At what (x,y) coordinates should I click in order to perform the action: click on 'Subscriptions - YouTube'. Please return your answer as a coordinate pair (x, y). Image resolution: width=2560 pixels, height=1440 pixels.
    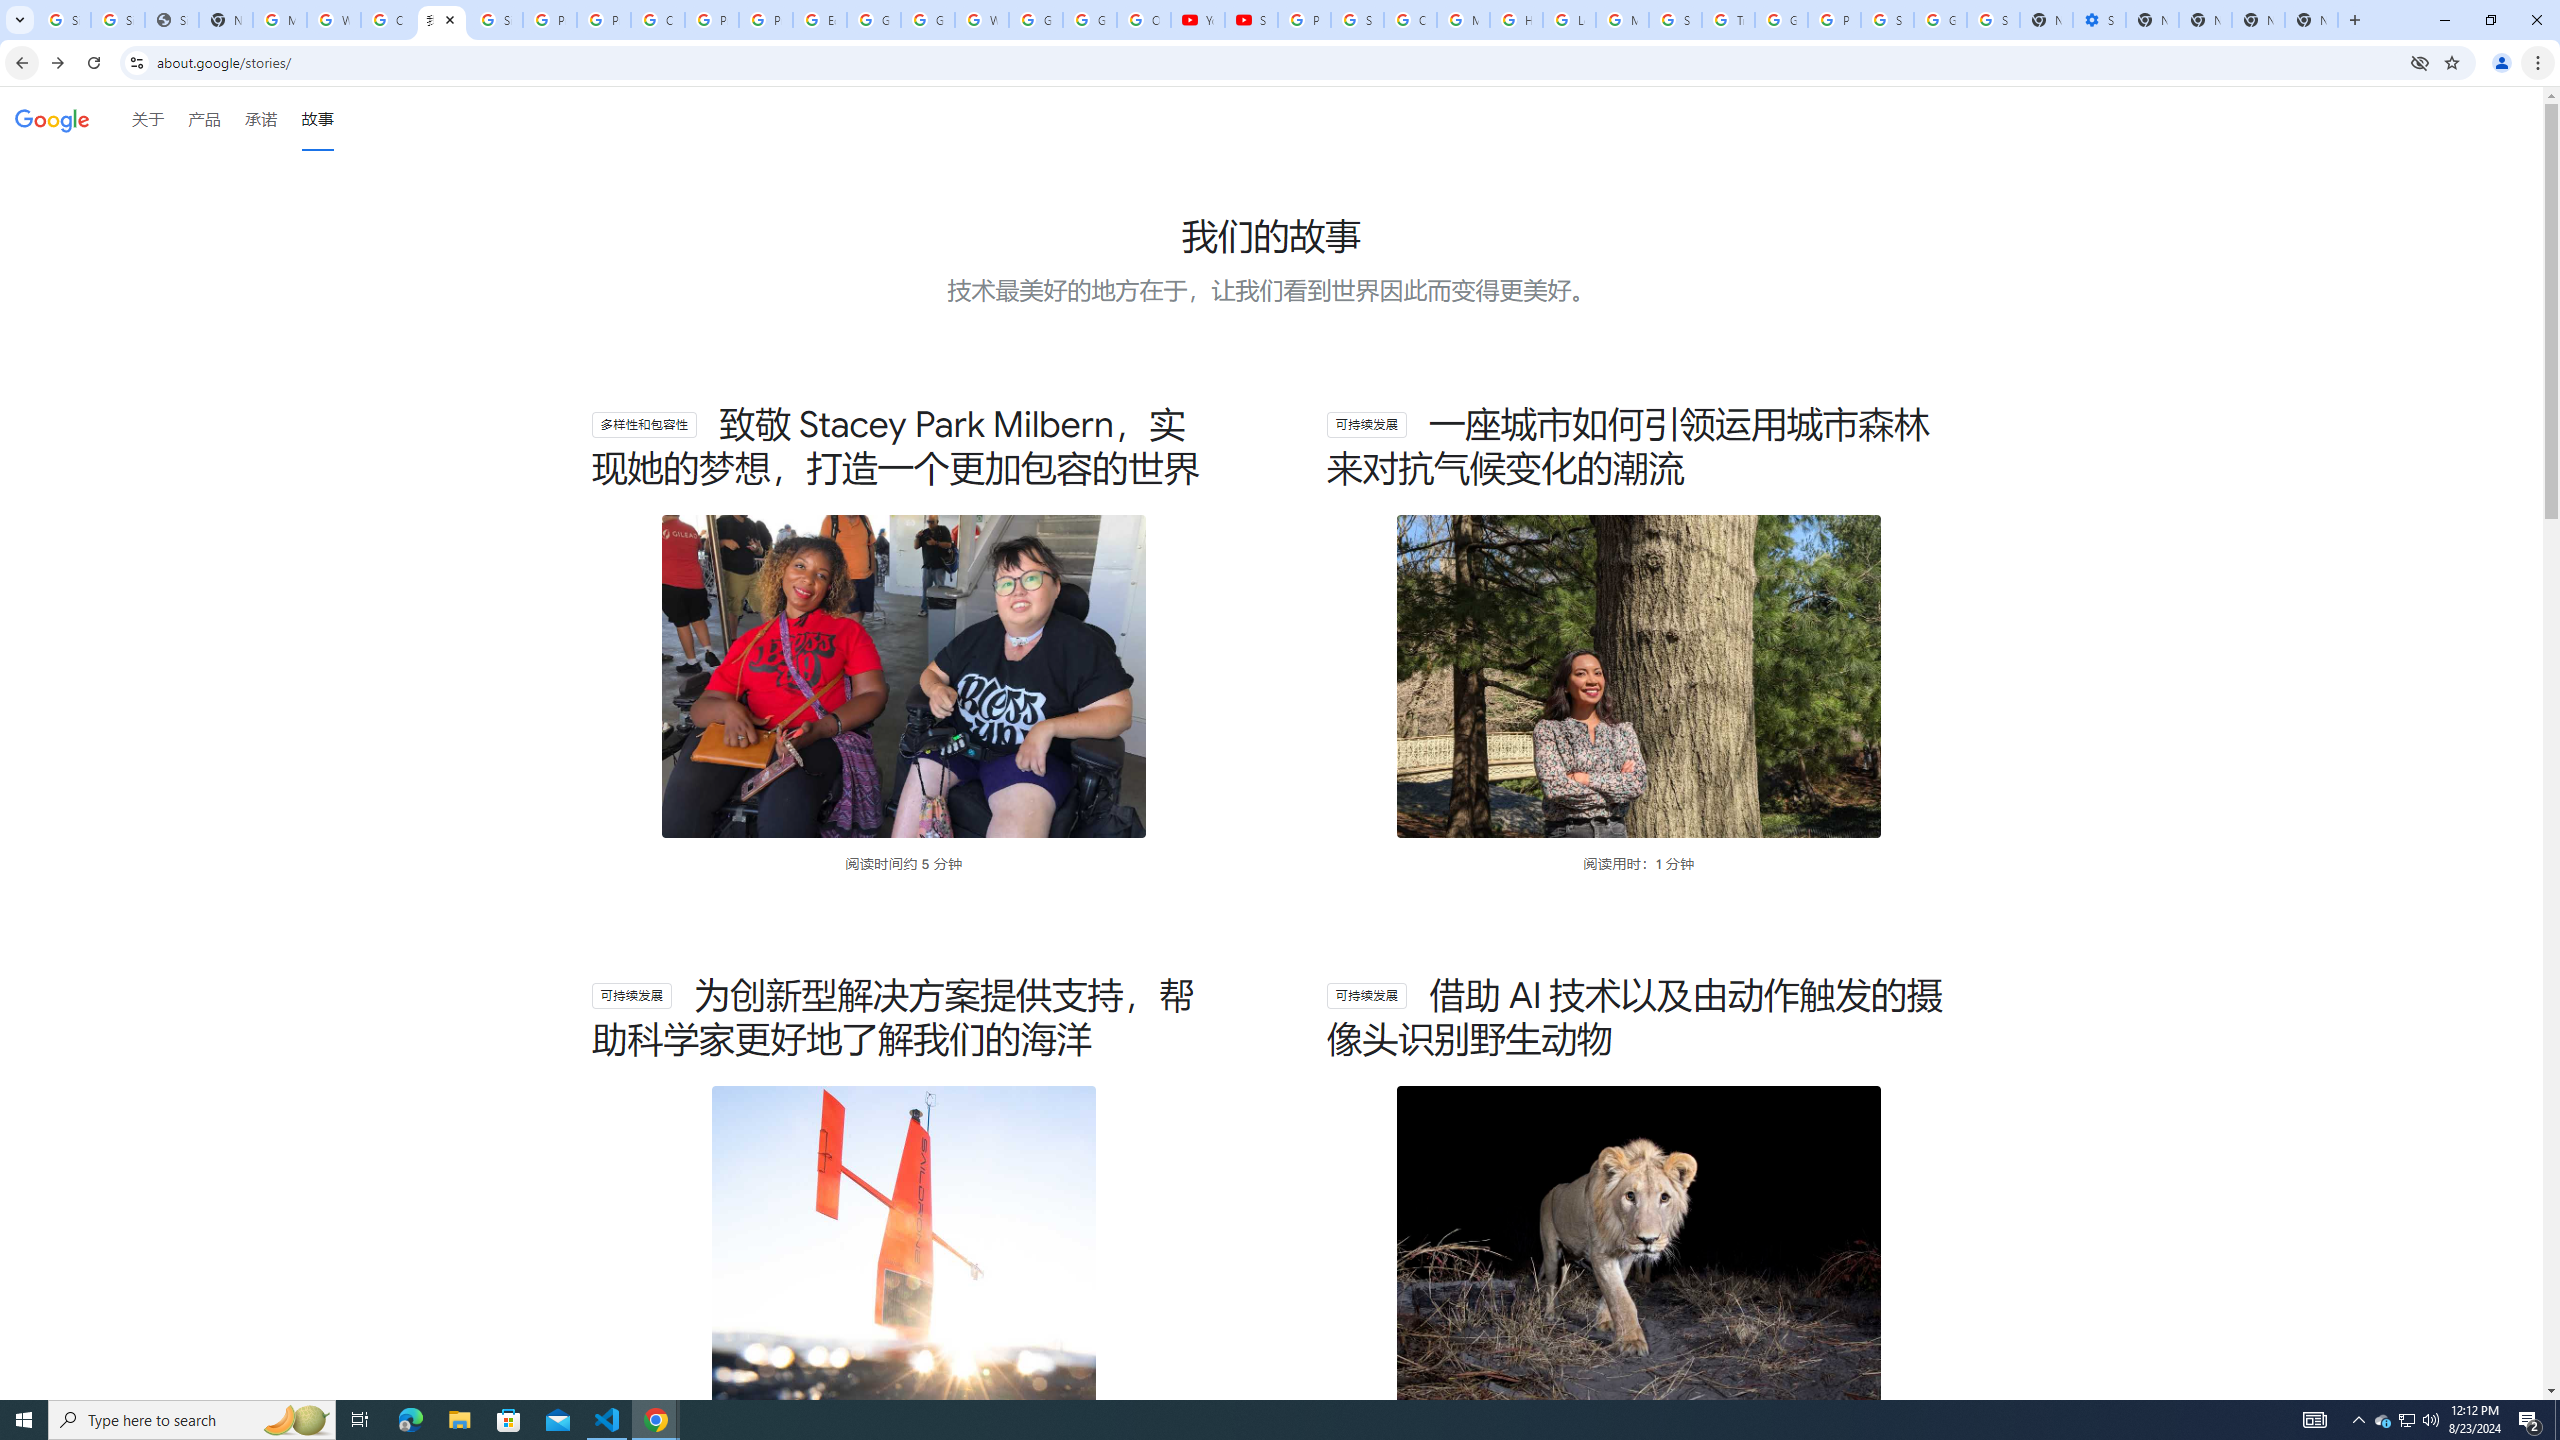
    Looking at the image, I should click on (1251, 19).